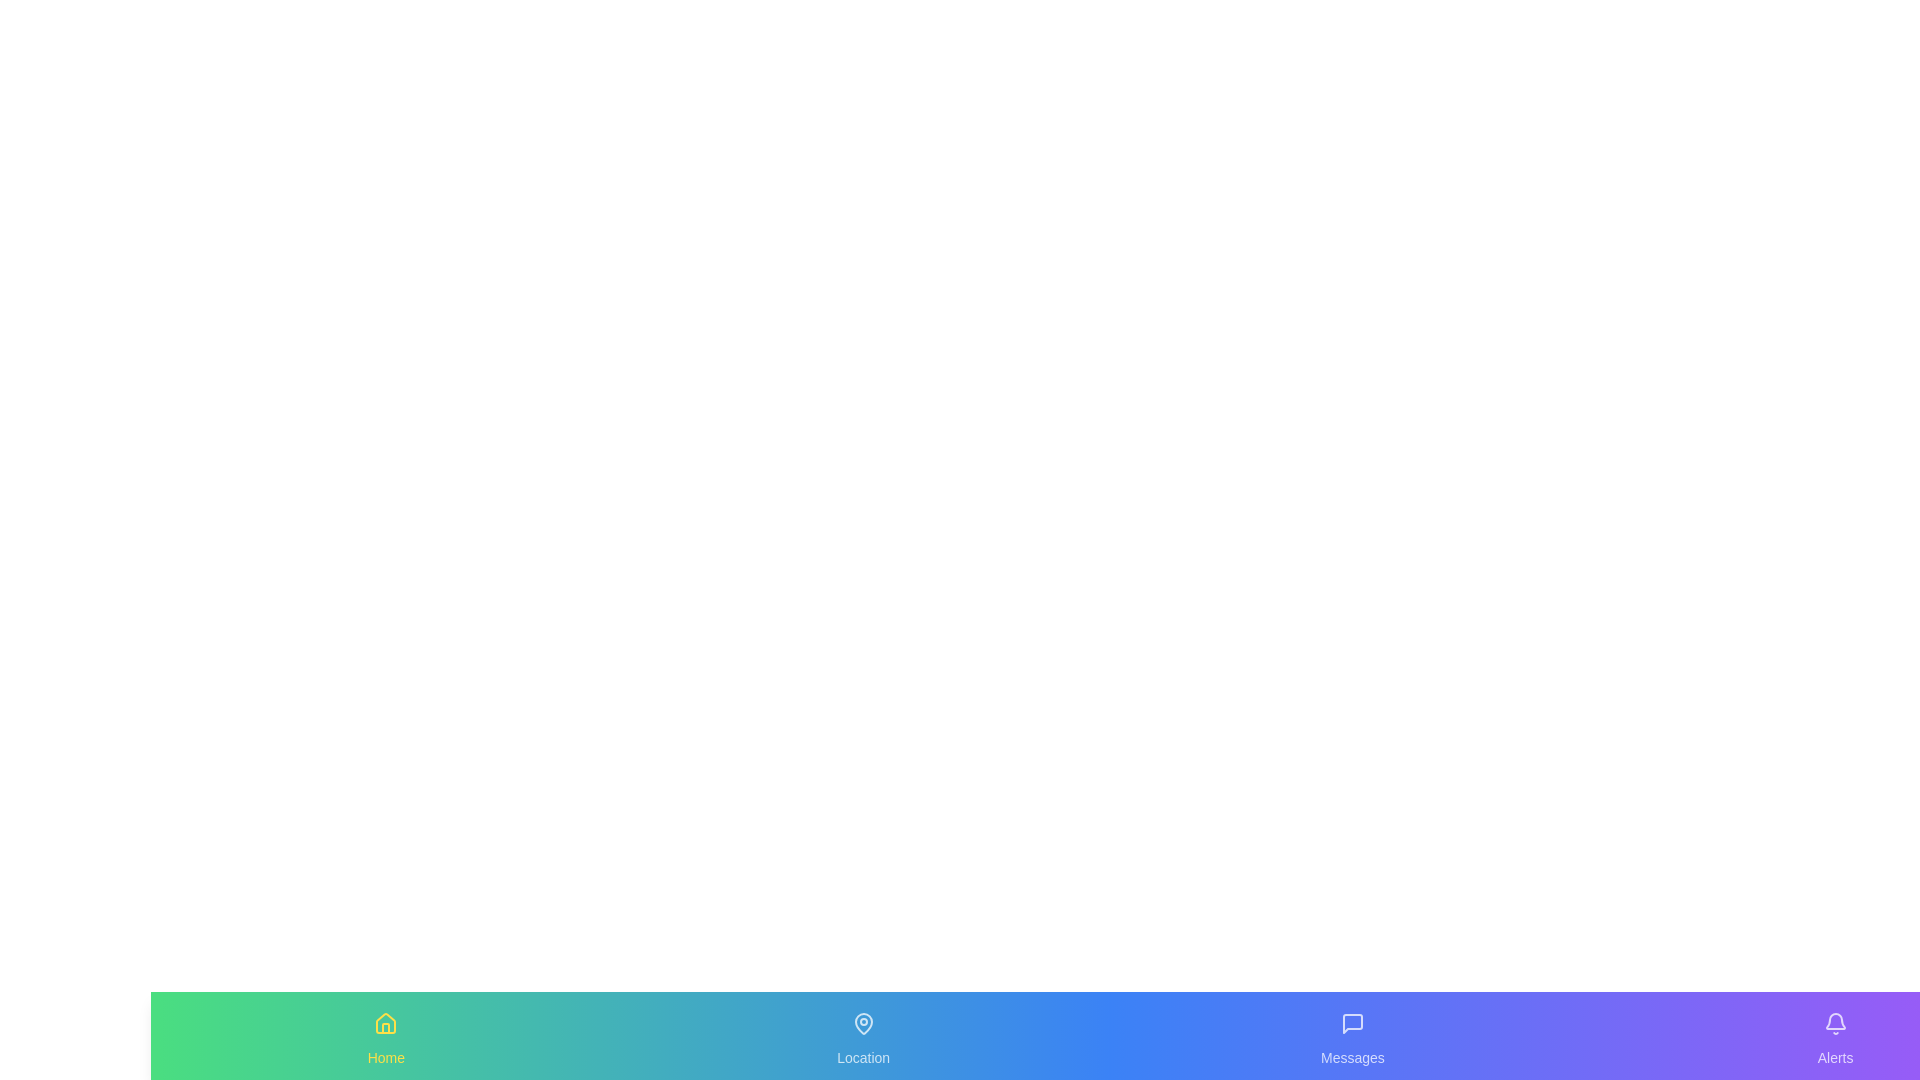  What do you see at coordinates (385, 1023) in the screenshot?
I see `the icon labeled 'Home' to observe its hover effect` at bounding box center [385, 1023].